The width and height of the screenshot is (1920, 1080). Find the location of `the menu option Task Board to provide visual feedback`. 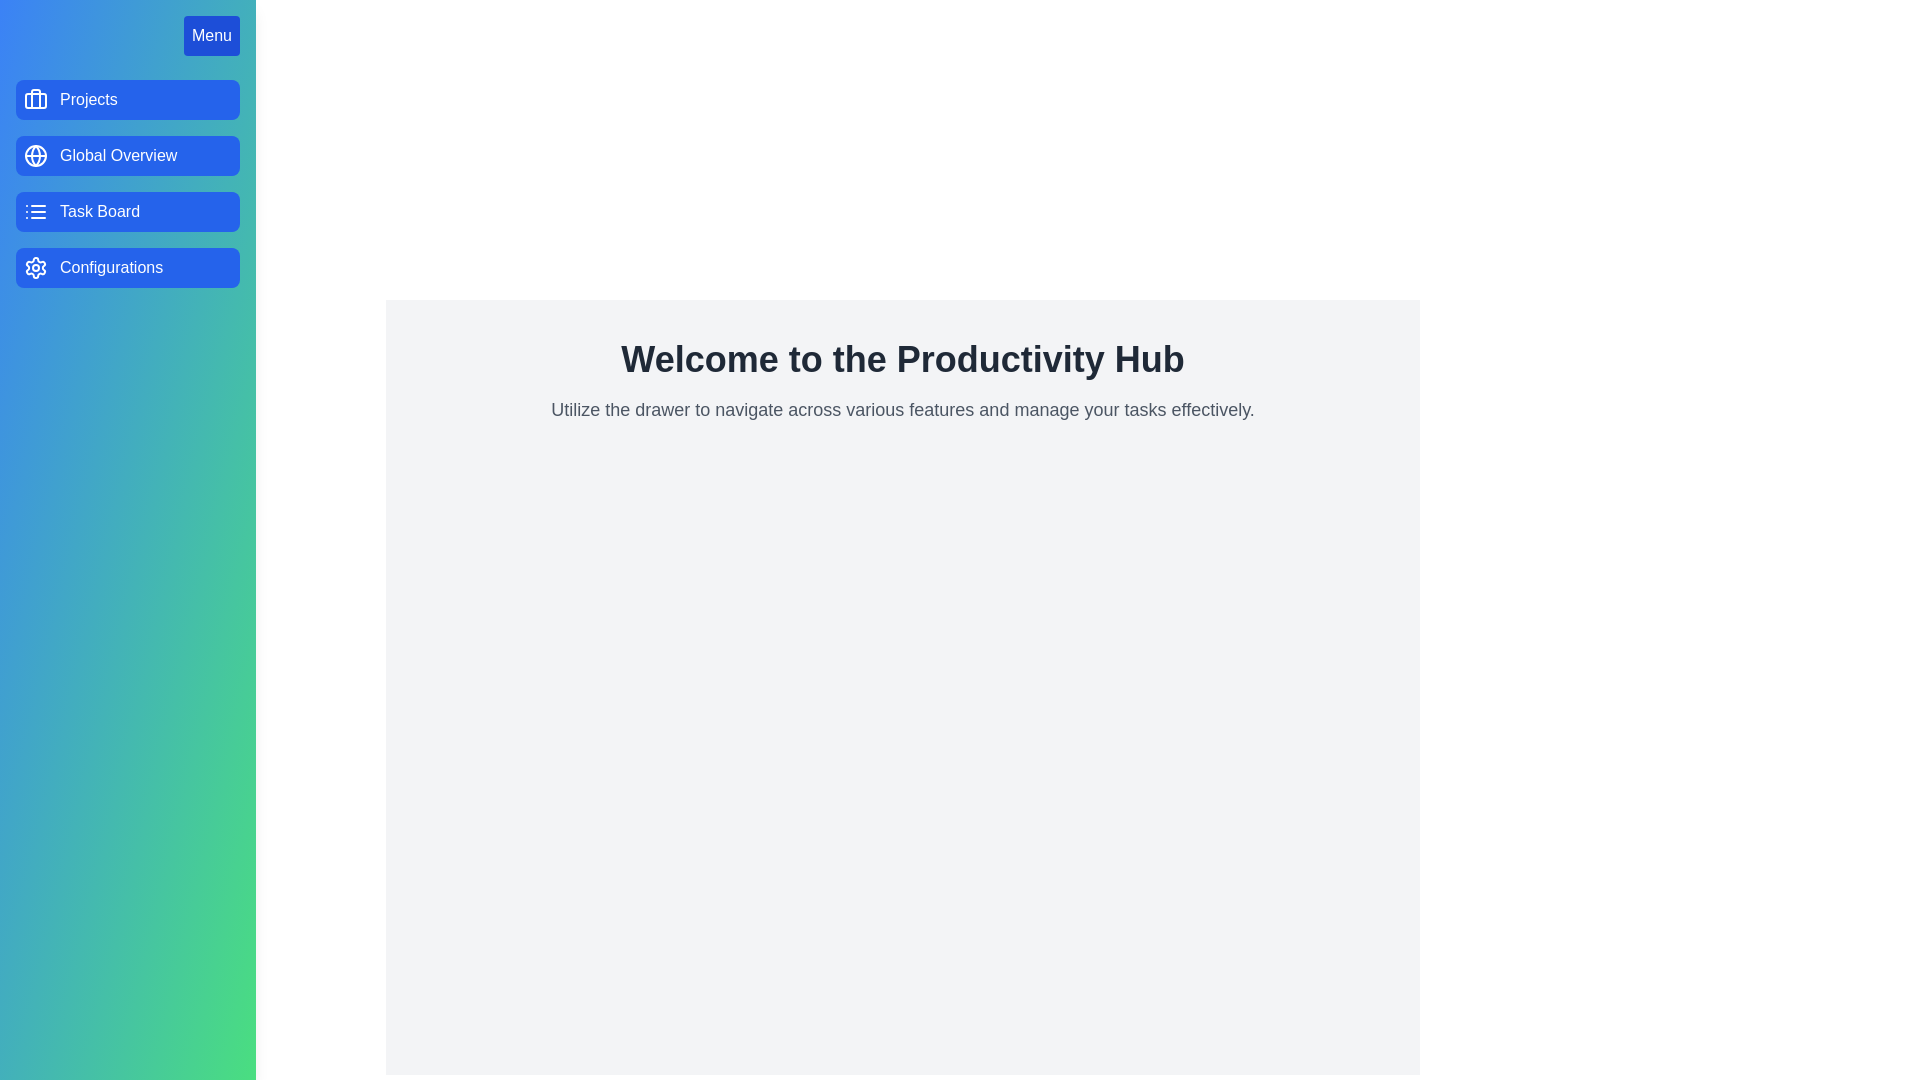

the menu option Task Board to provide visual feedback is located at coordinates (127, 212).